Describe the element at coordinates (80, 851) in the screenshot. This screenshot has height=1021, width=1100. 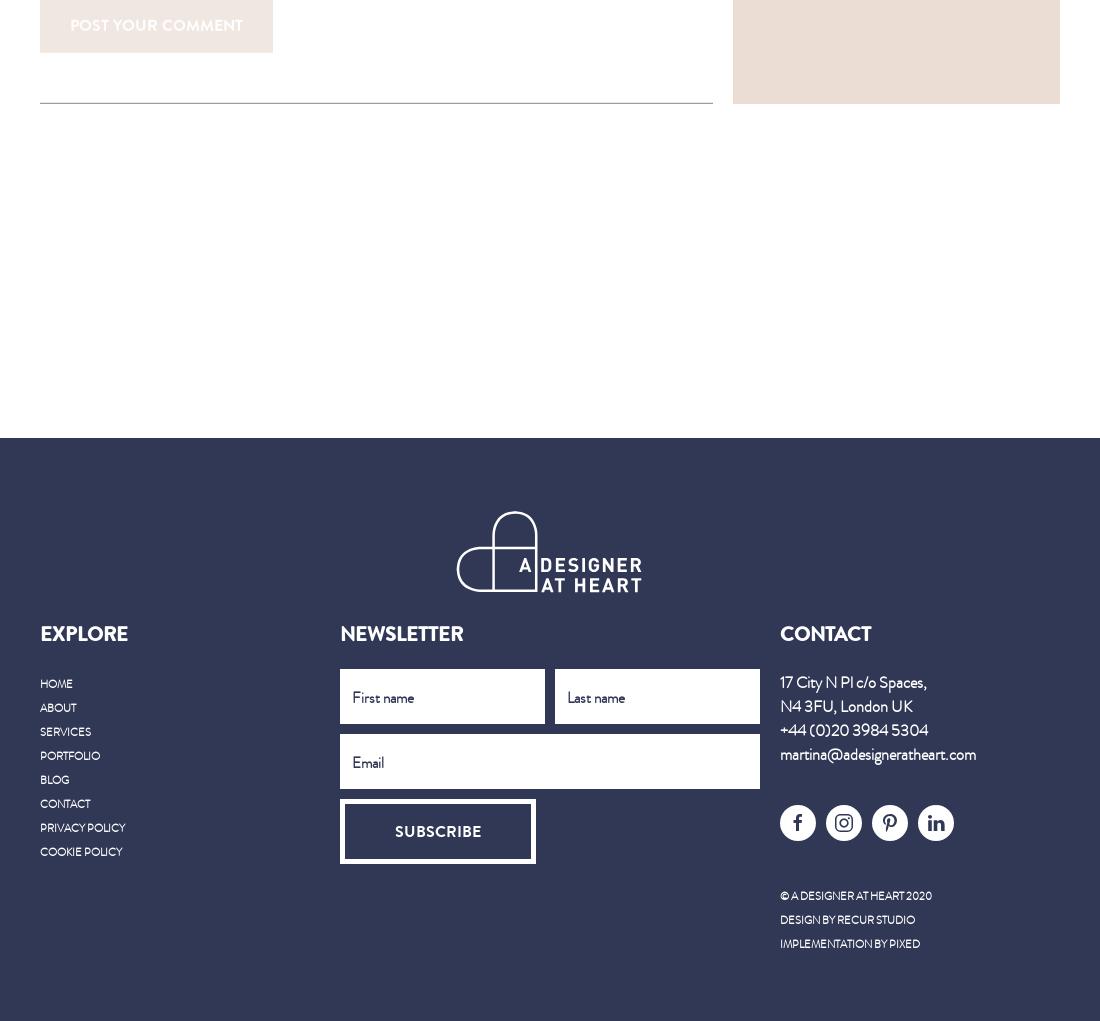
I see `'Cookie Policy'` at that location.